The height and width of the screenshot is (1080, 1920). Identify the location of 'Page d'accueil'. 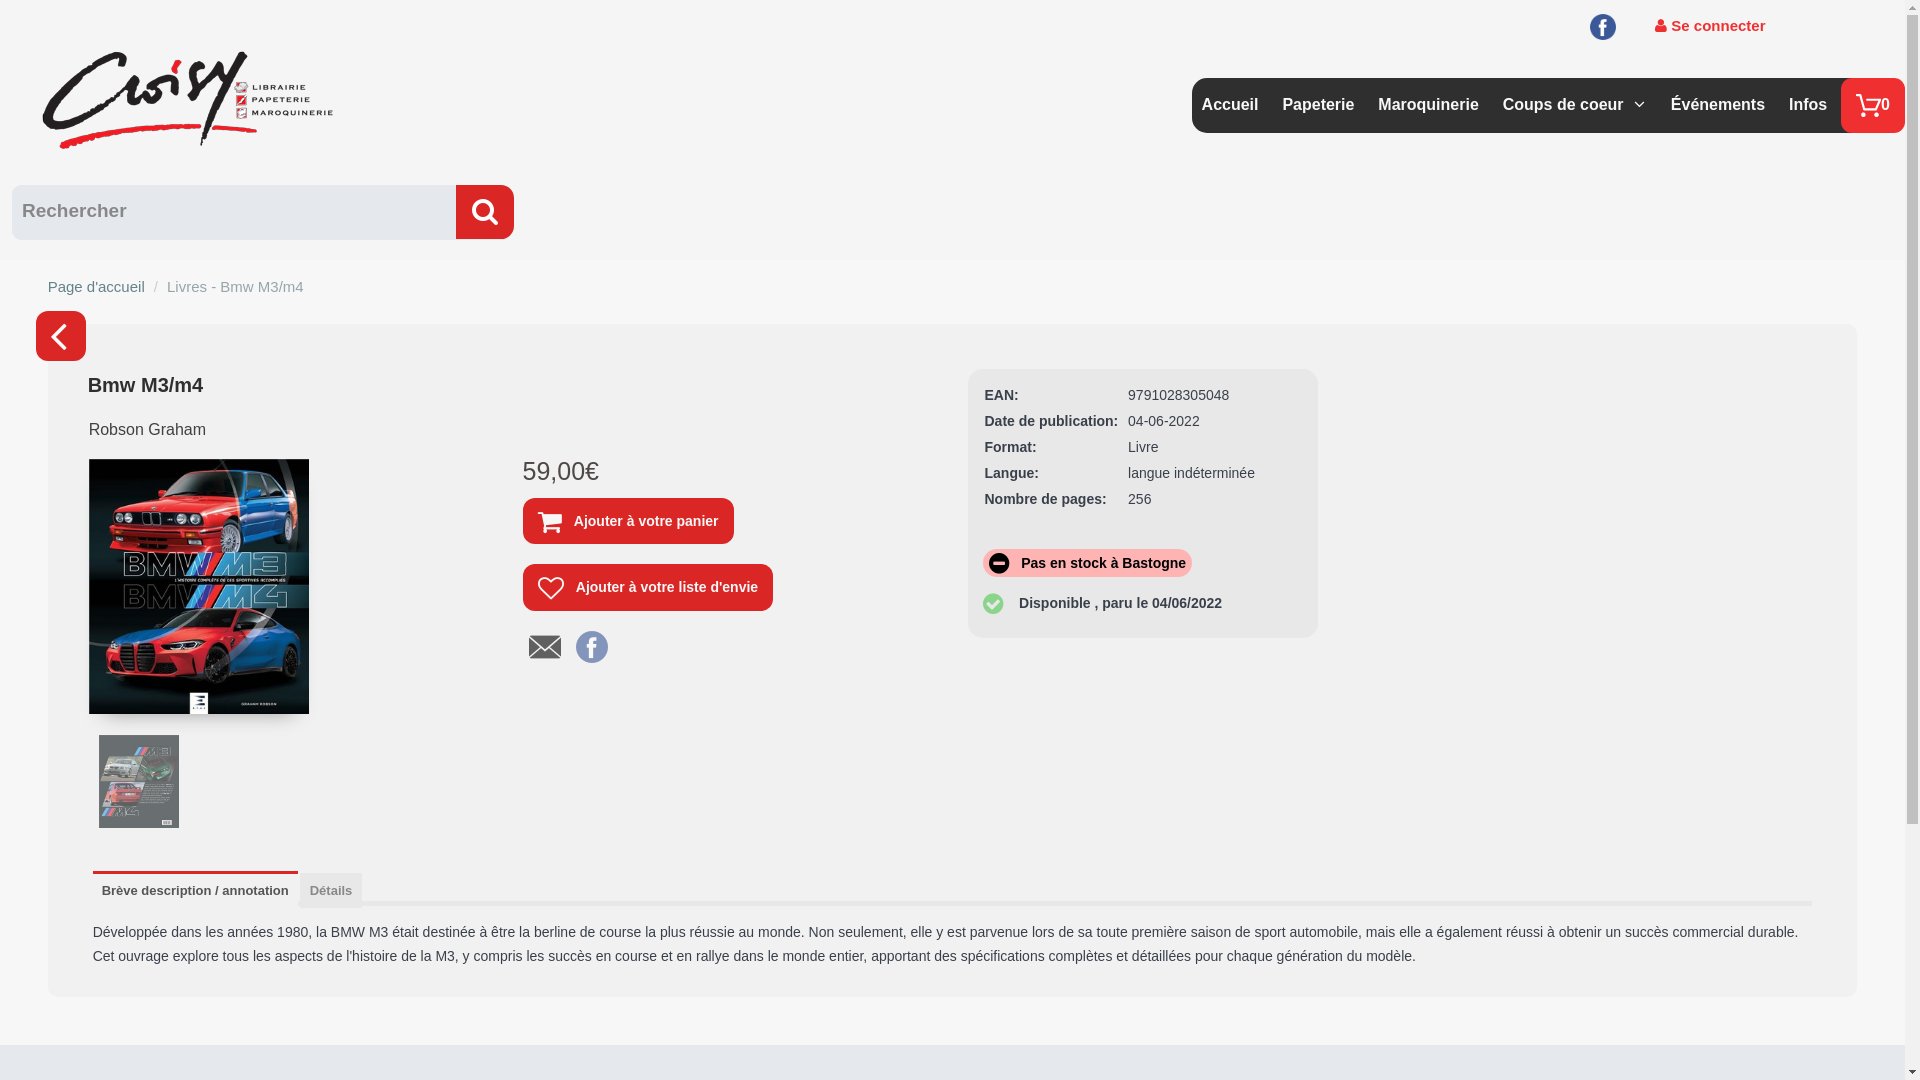
(95, 286).